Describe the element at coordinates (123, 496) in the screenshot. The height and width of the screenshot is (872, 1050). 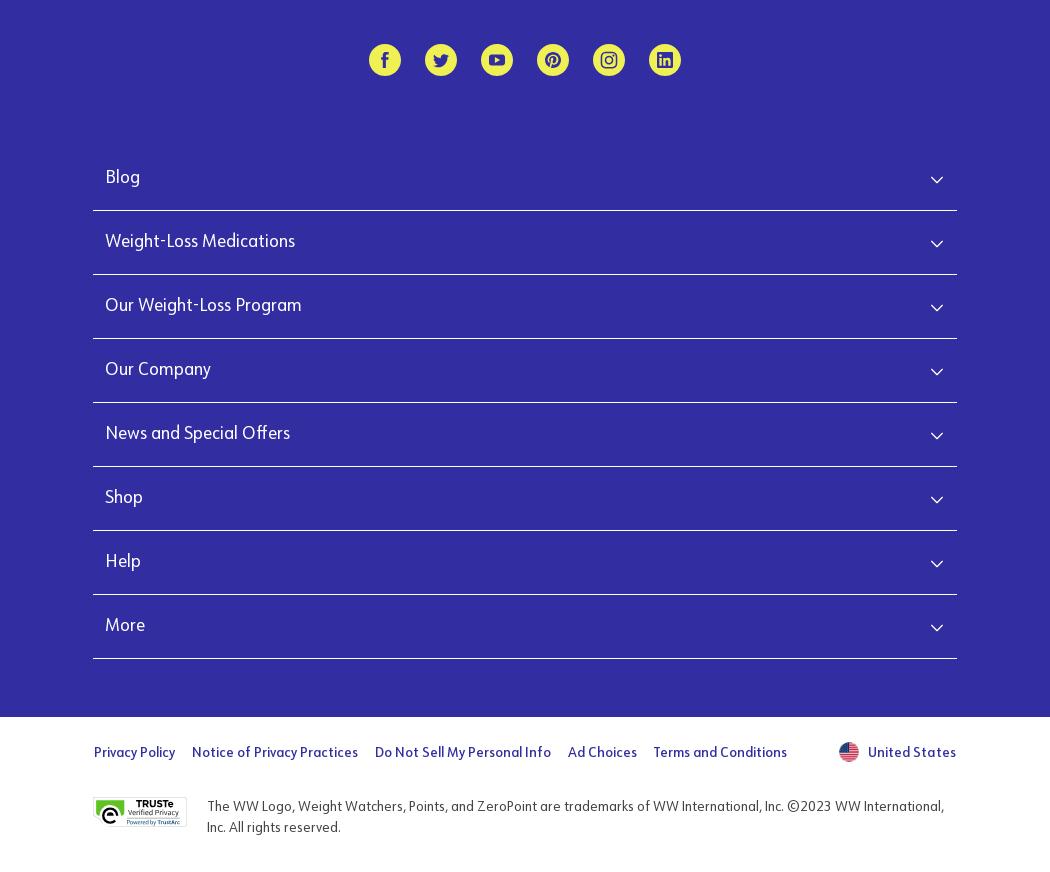
I see `'Shop'` at that location.